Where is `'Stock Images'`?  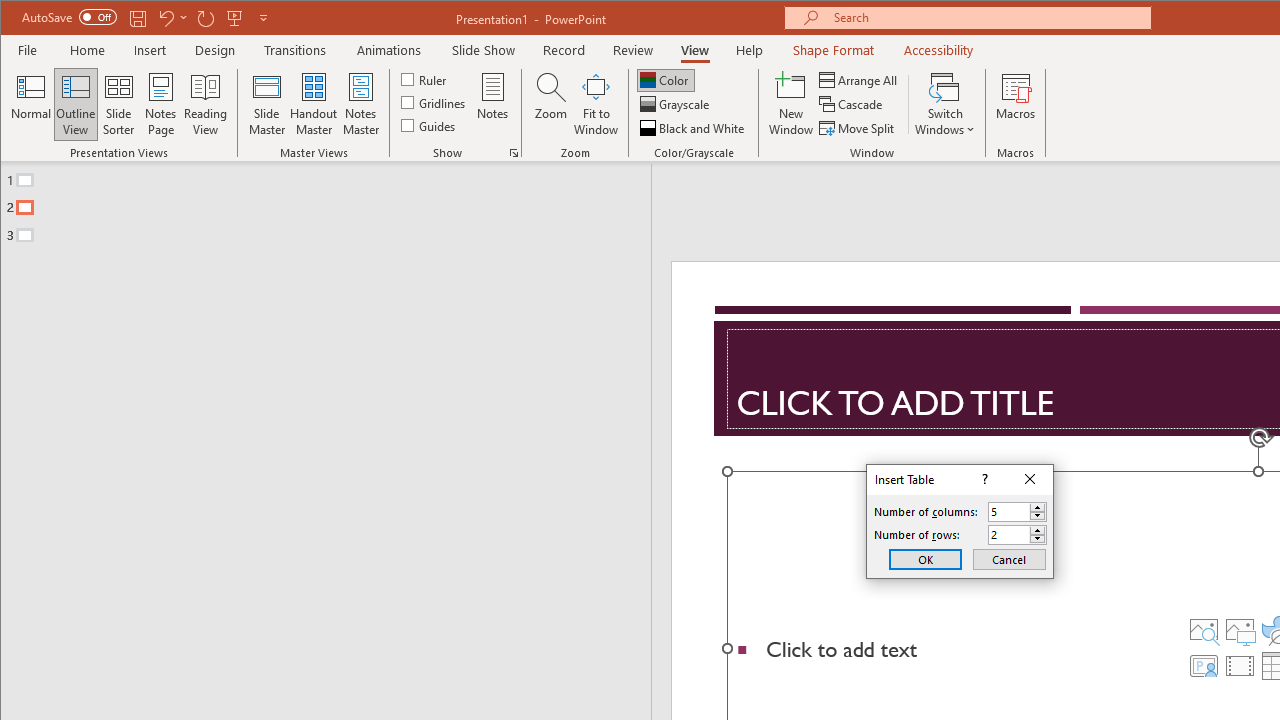 'Stock Images' is located at coordinates (1202, 630).